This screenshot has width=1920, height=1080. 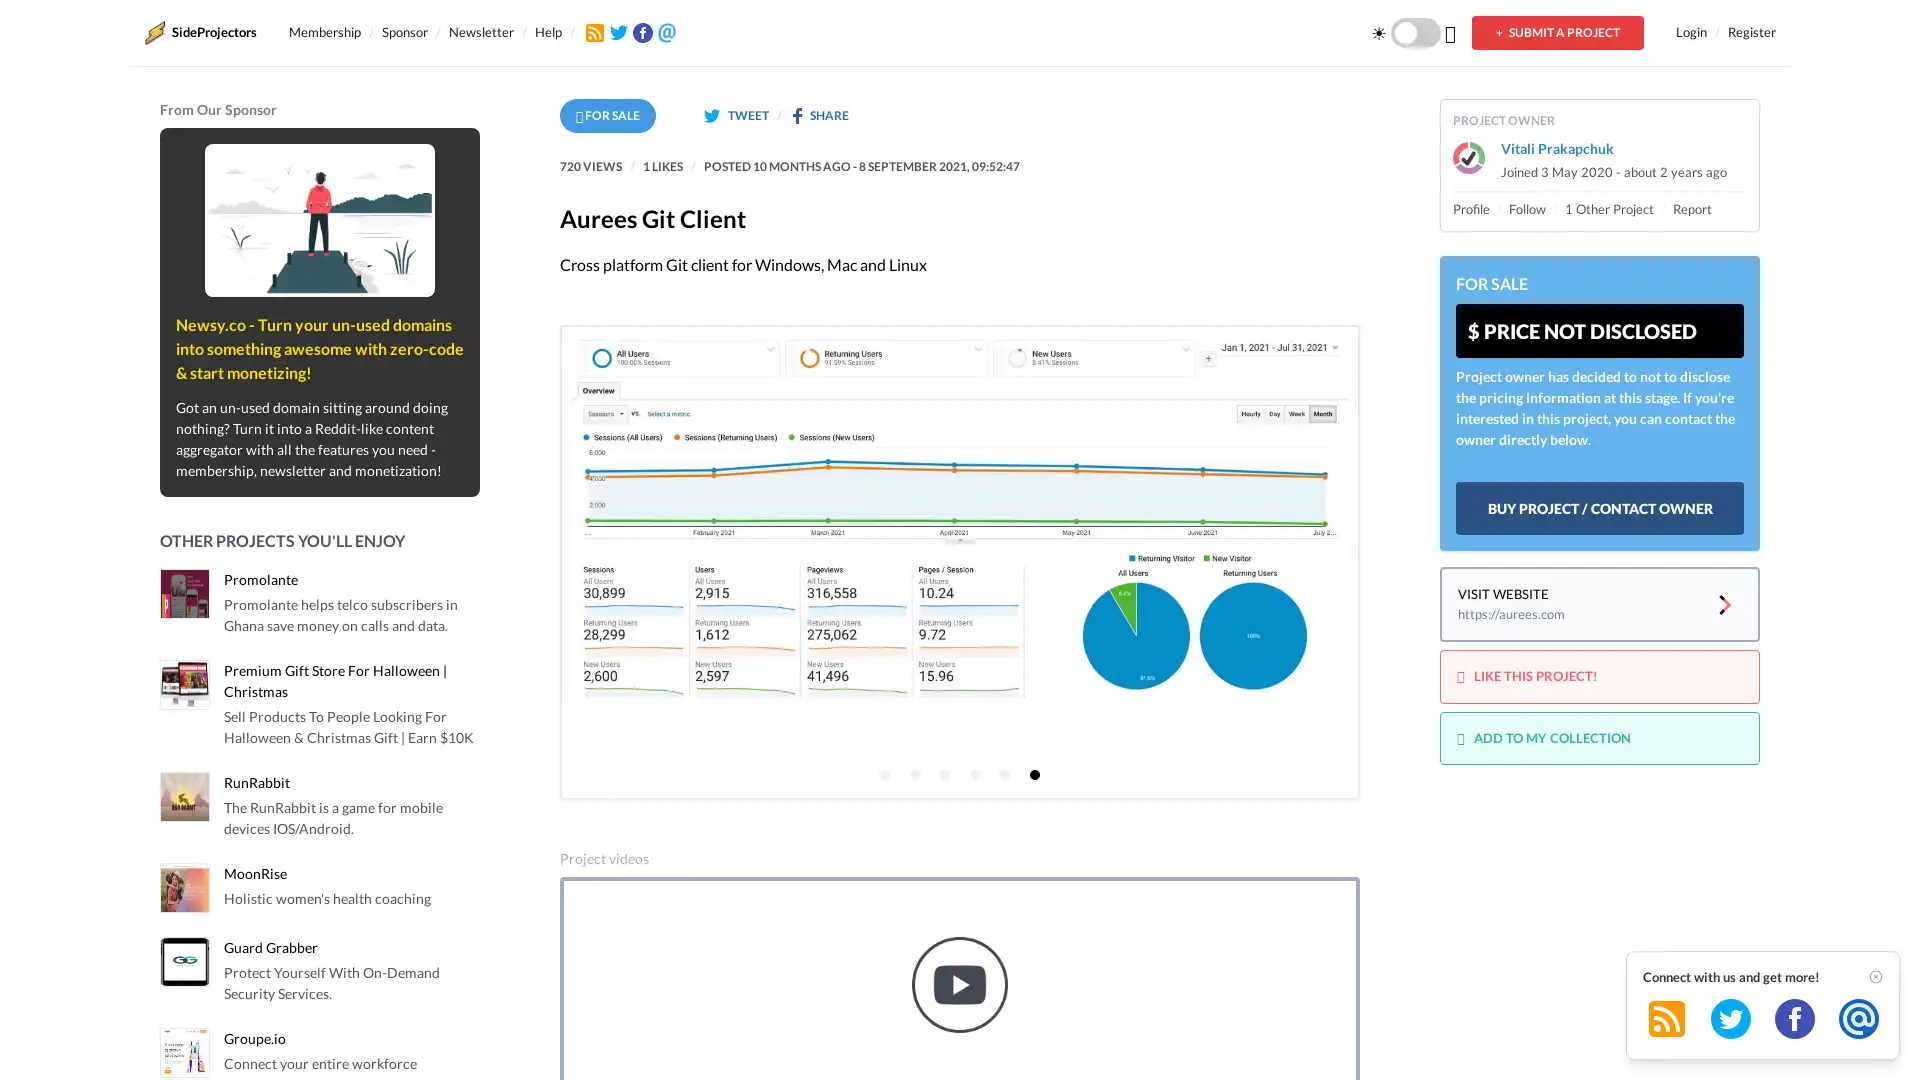 What do you see at coordinates (1358, 562) in the screenshot?
I see `Next page` at bounding box center [1358, 562].